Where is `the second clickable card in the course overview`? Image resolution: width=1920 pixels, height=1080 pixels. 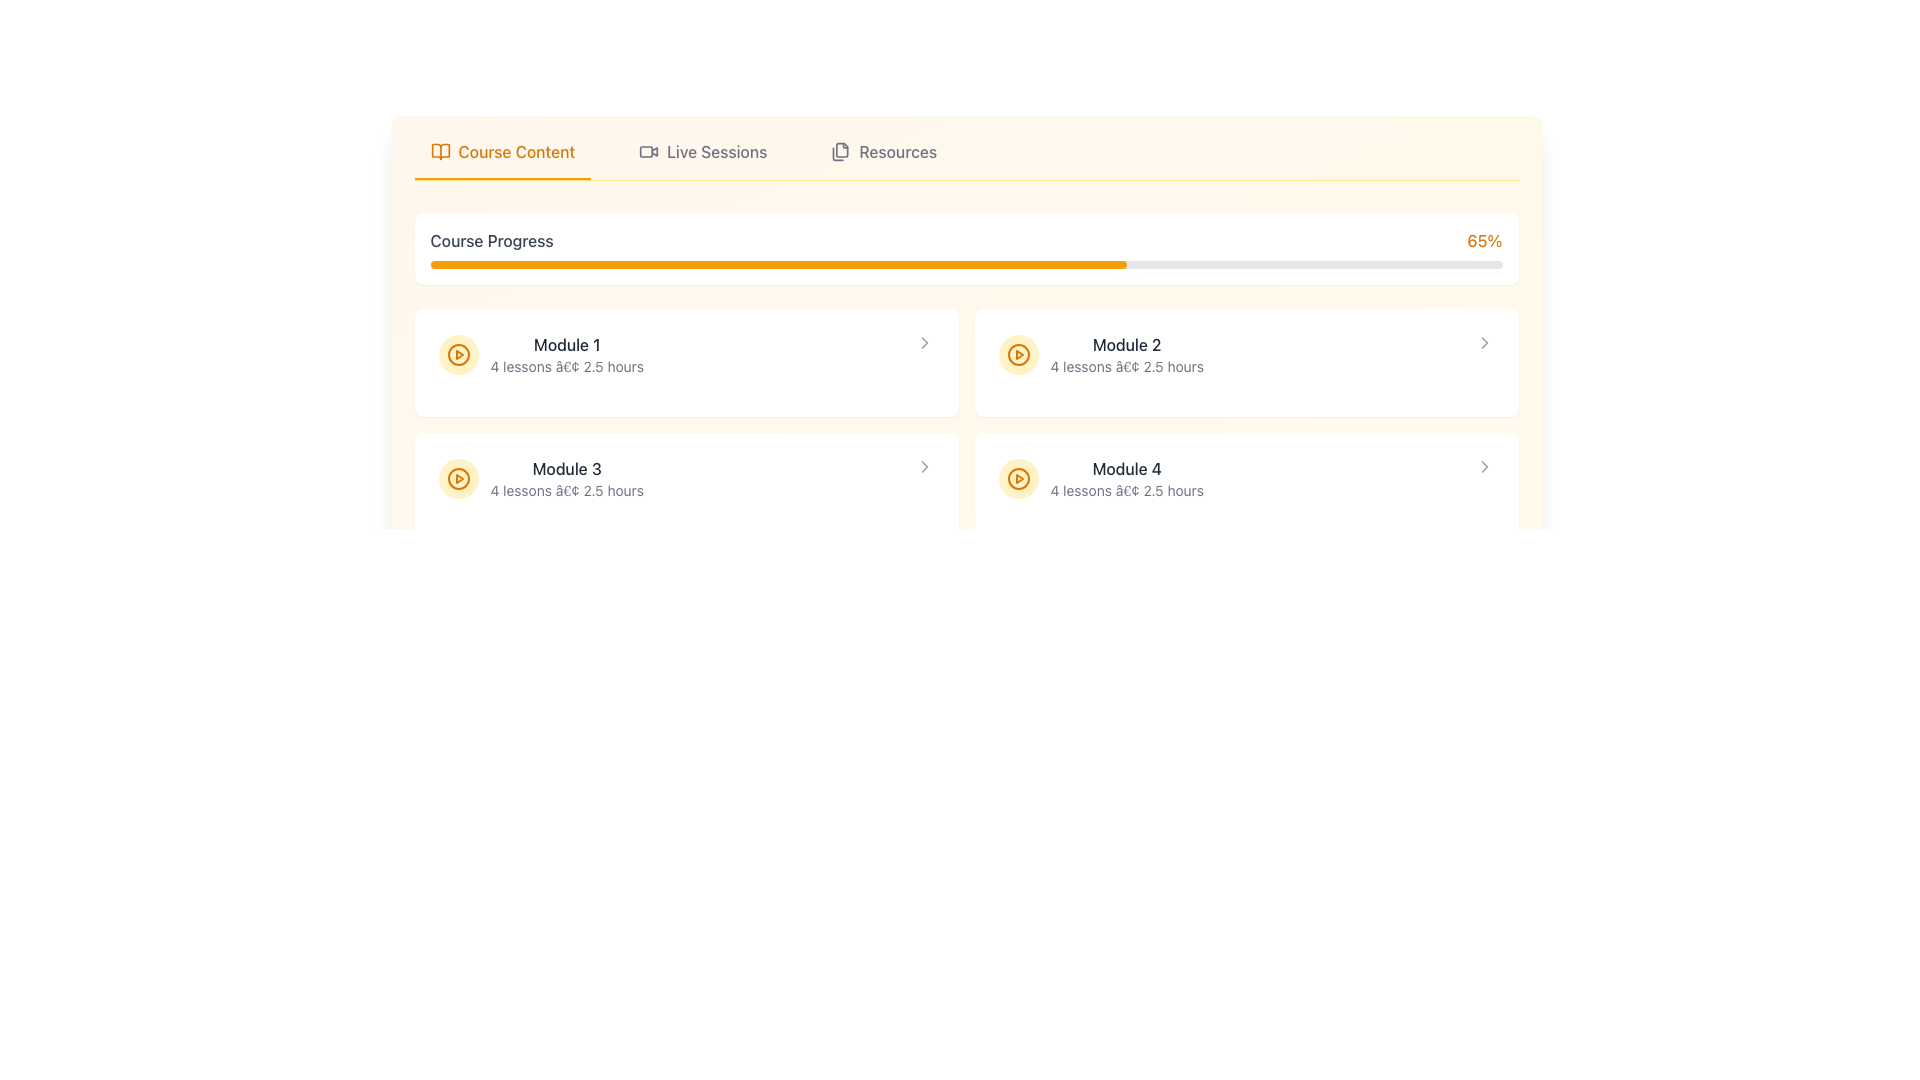
the second clickable card in the course overview is located at coordinates (686, 478).